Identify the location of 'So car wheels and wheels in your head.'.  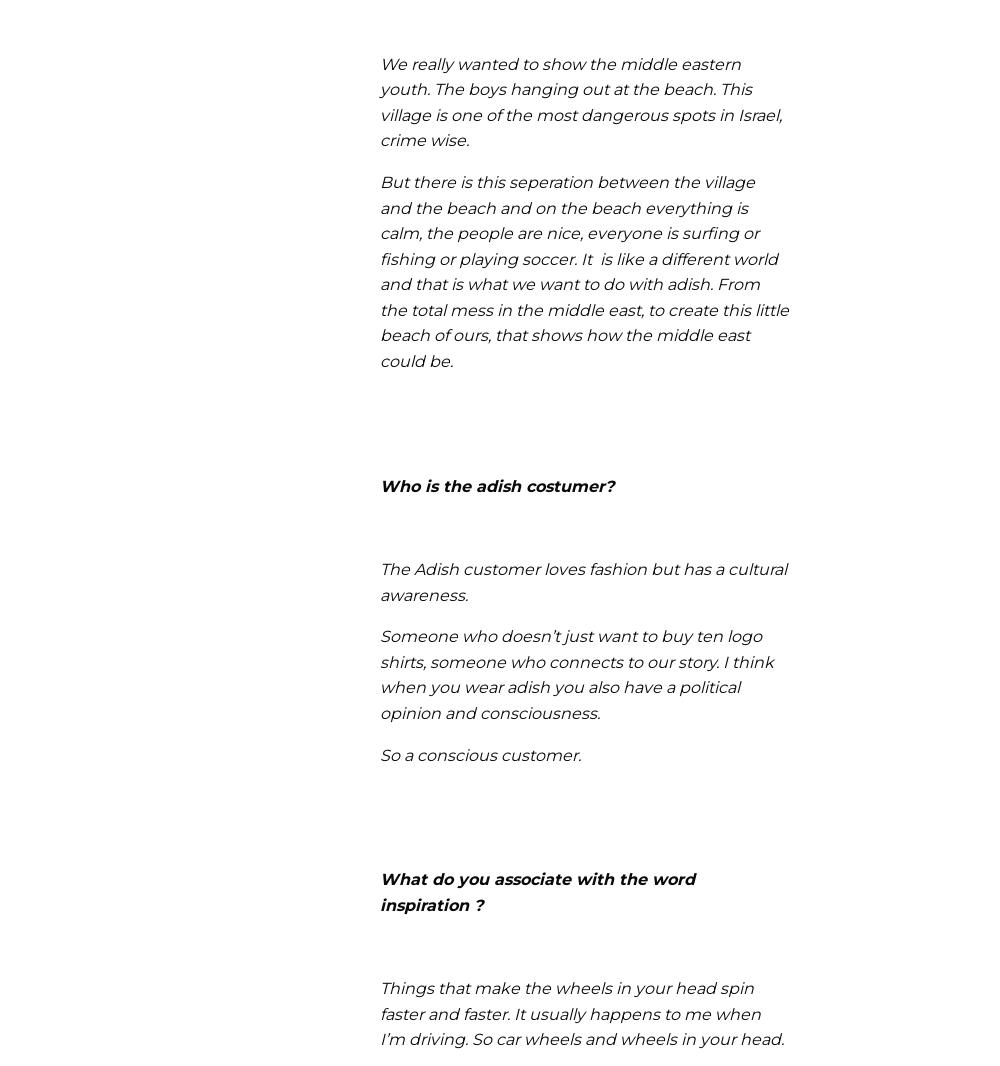
(628, 1039).